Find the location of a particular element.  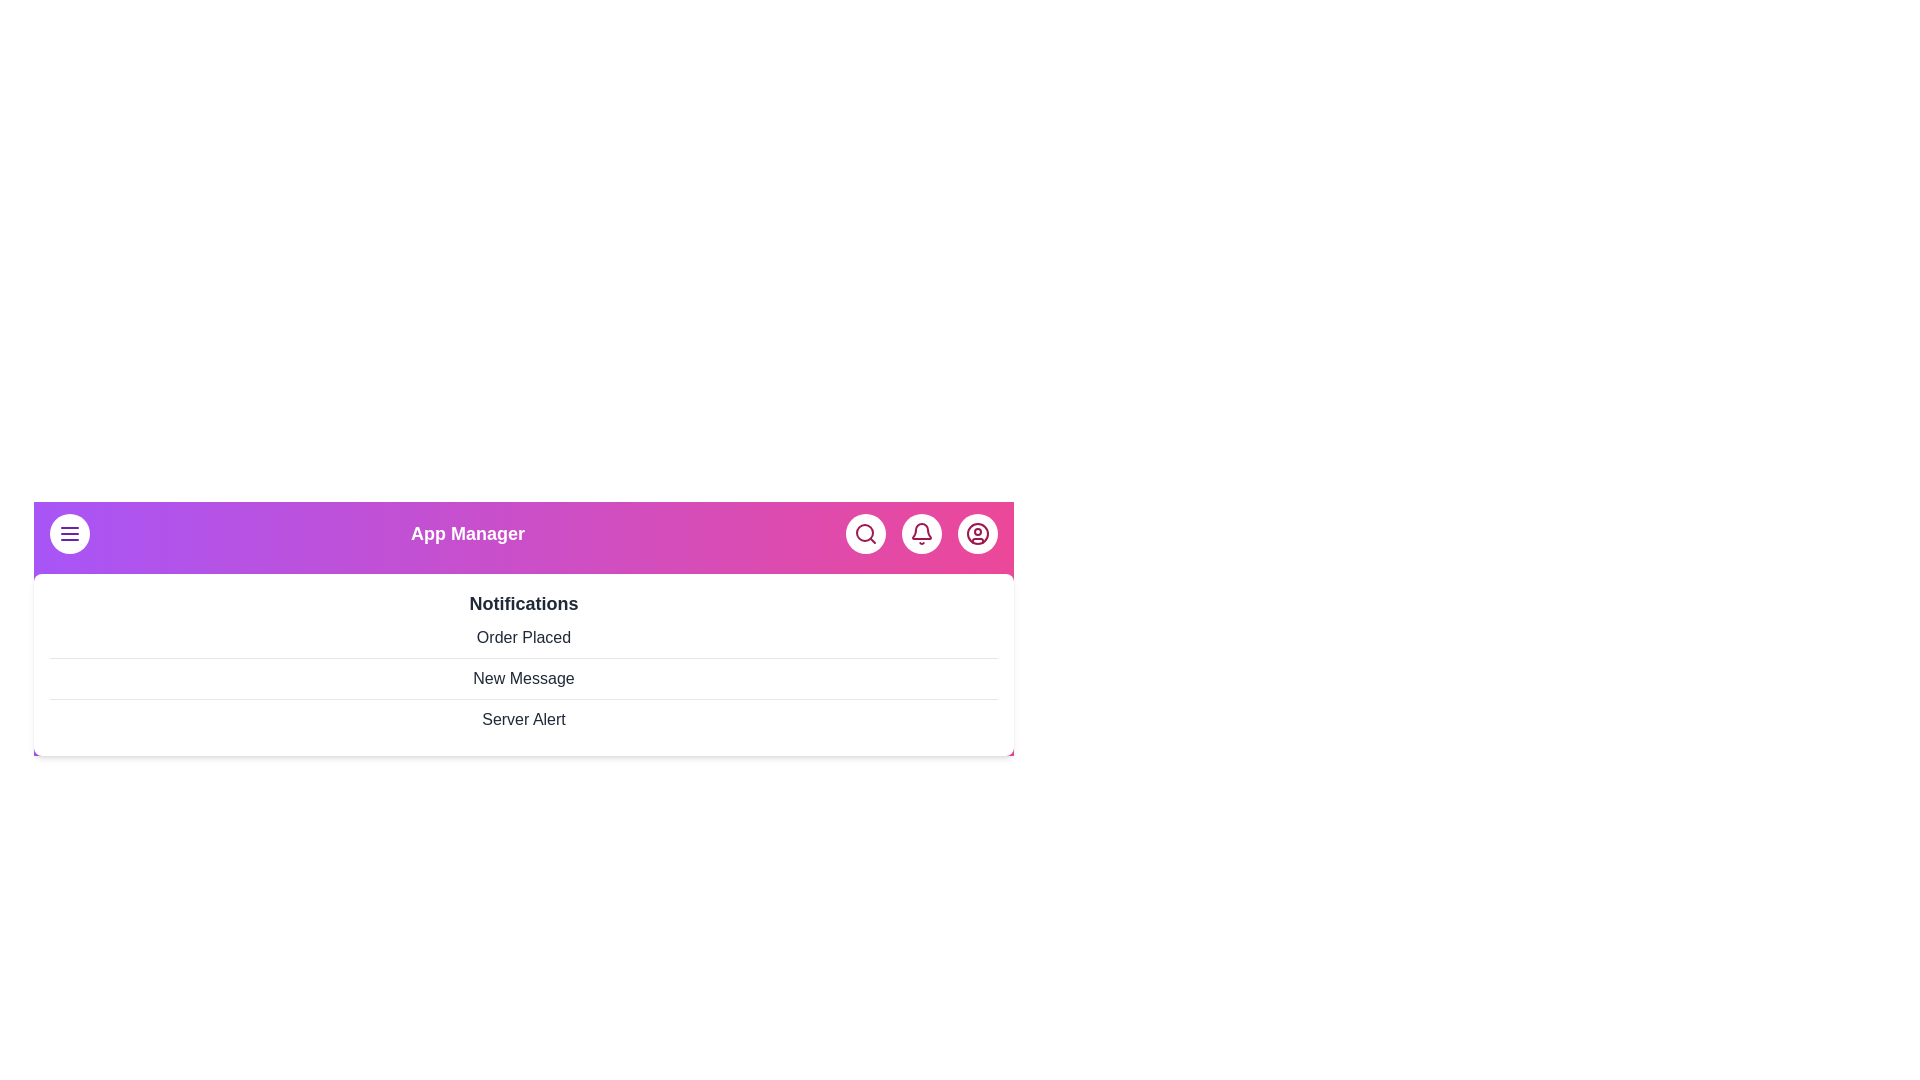

the user icon to access user settings is located at coordinates (978, 532).